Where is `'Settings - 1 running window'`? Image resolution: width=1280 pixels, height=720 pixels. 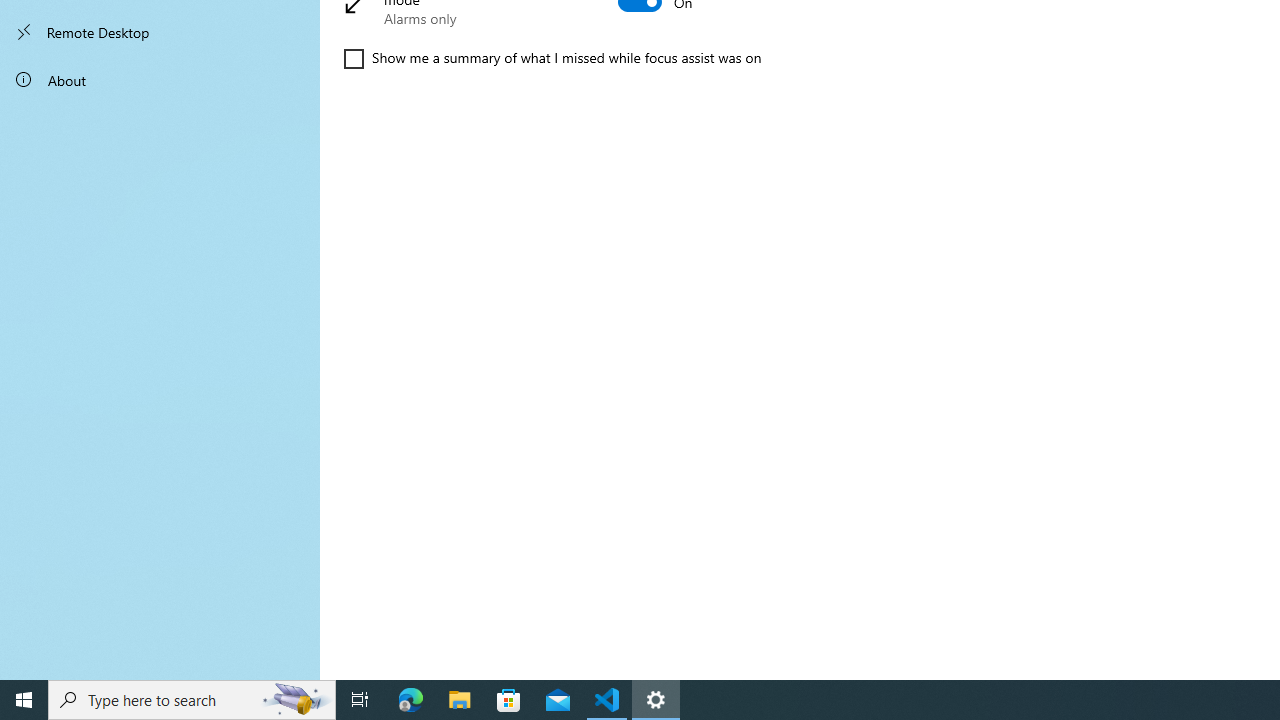 'Settings - 1 running window' is located at coordinates (656, 698).